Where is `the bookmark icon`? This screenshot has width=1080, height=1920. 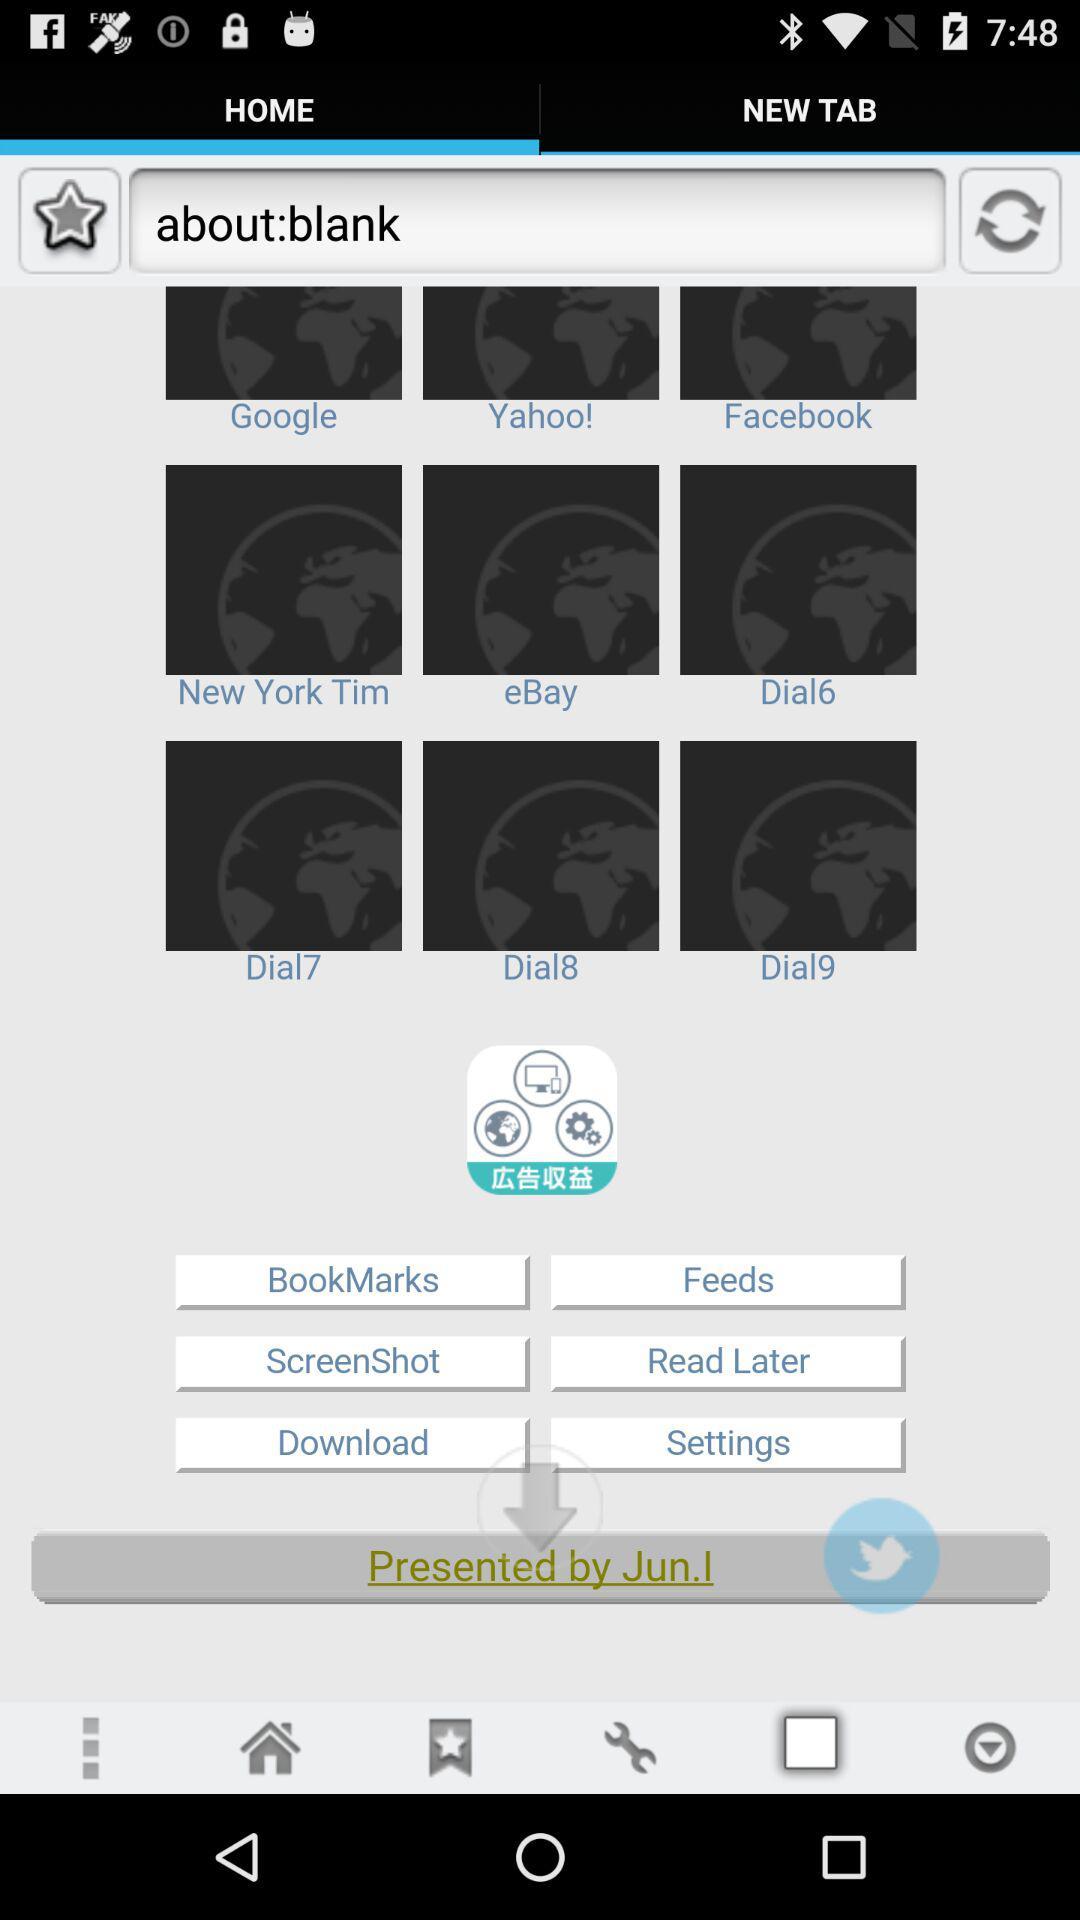 the bookmark icon is located at coordinates (450, 1869).